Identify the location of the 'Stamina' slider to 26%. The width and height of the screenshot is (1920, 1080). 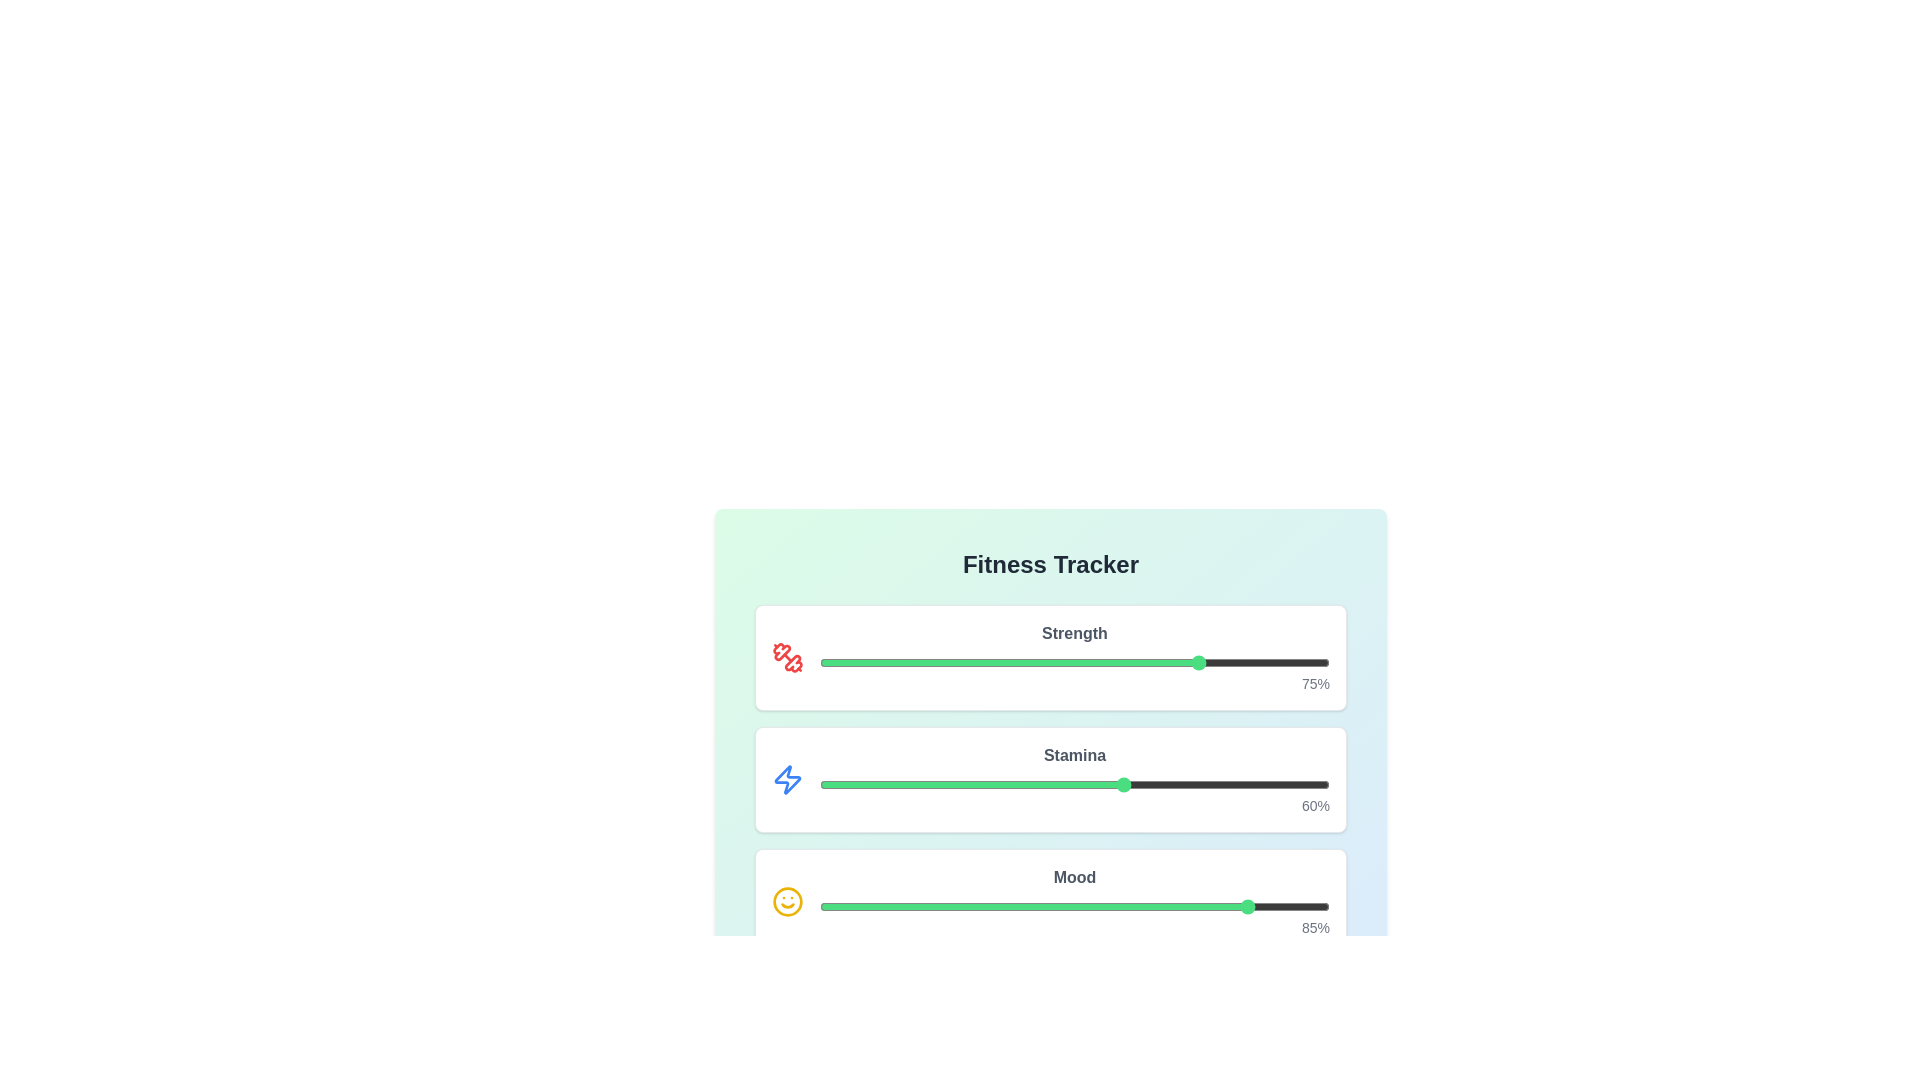
(951, 784).